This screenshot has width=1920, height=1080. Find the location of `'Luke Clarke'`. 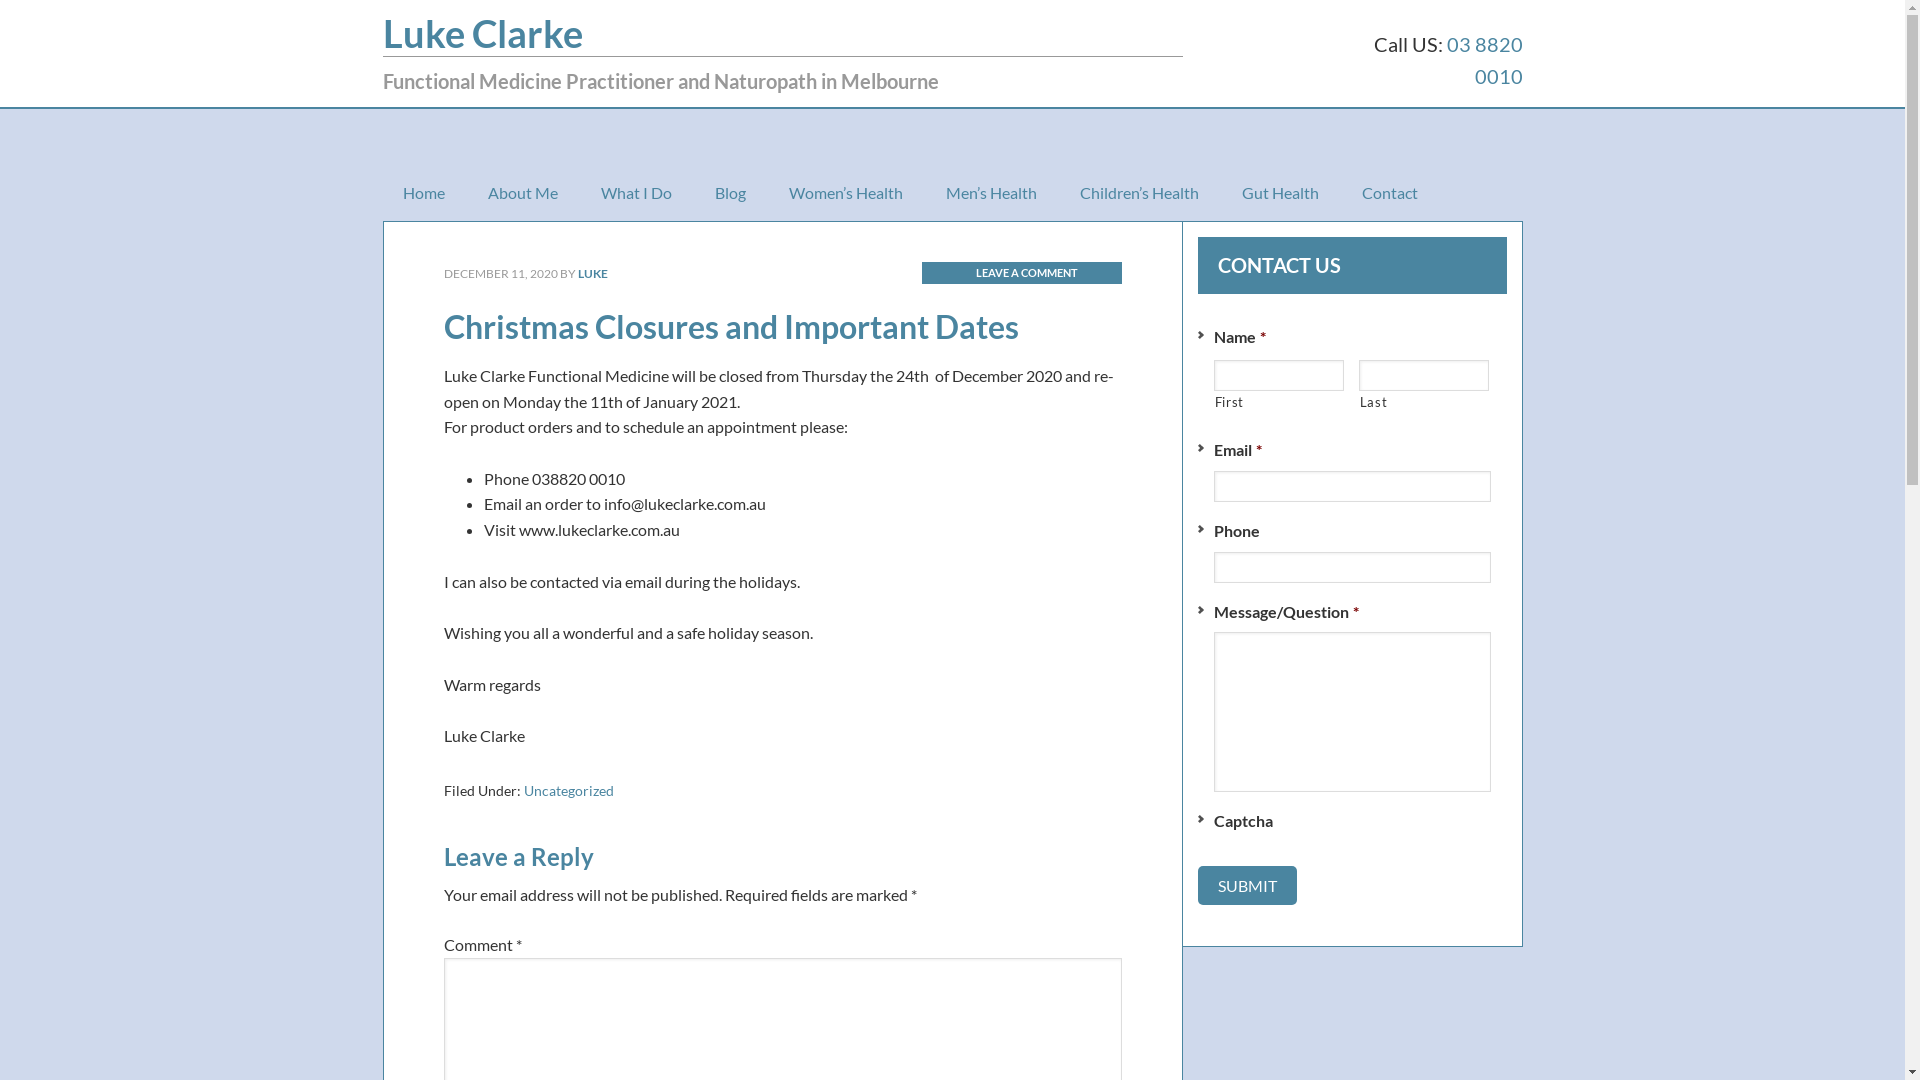

'Luke Clarke' is located at coordinates (382, 33).